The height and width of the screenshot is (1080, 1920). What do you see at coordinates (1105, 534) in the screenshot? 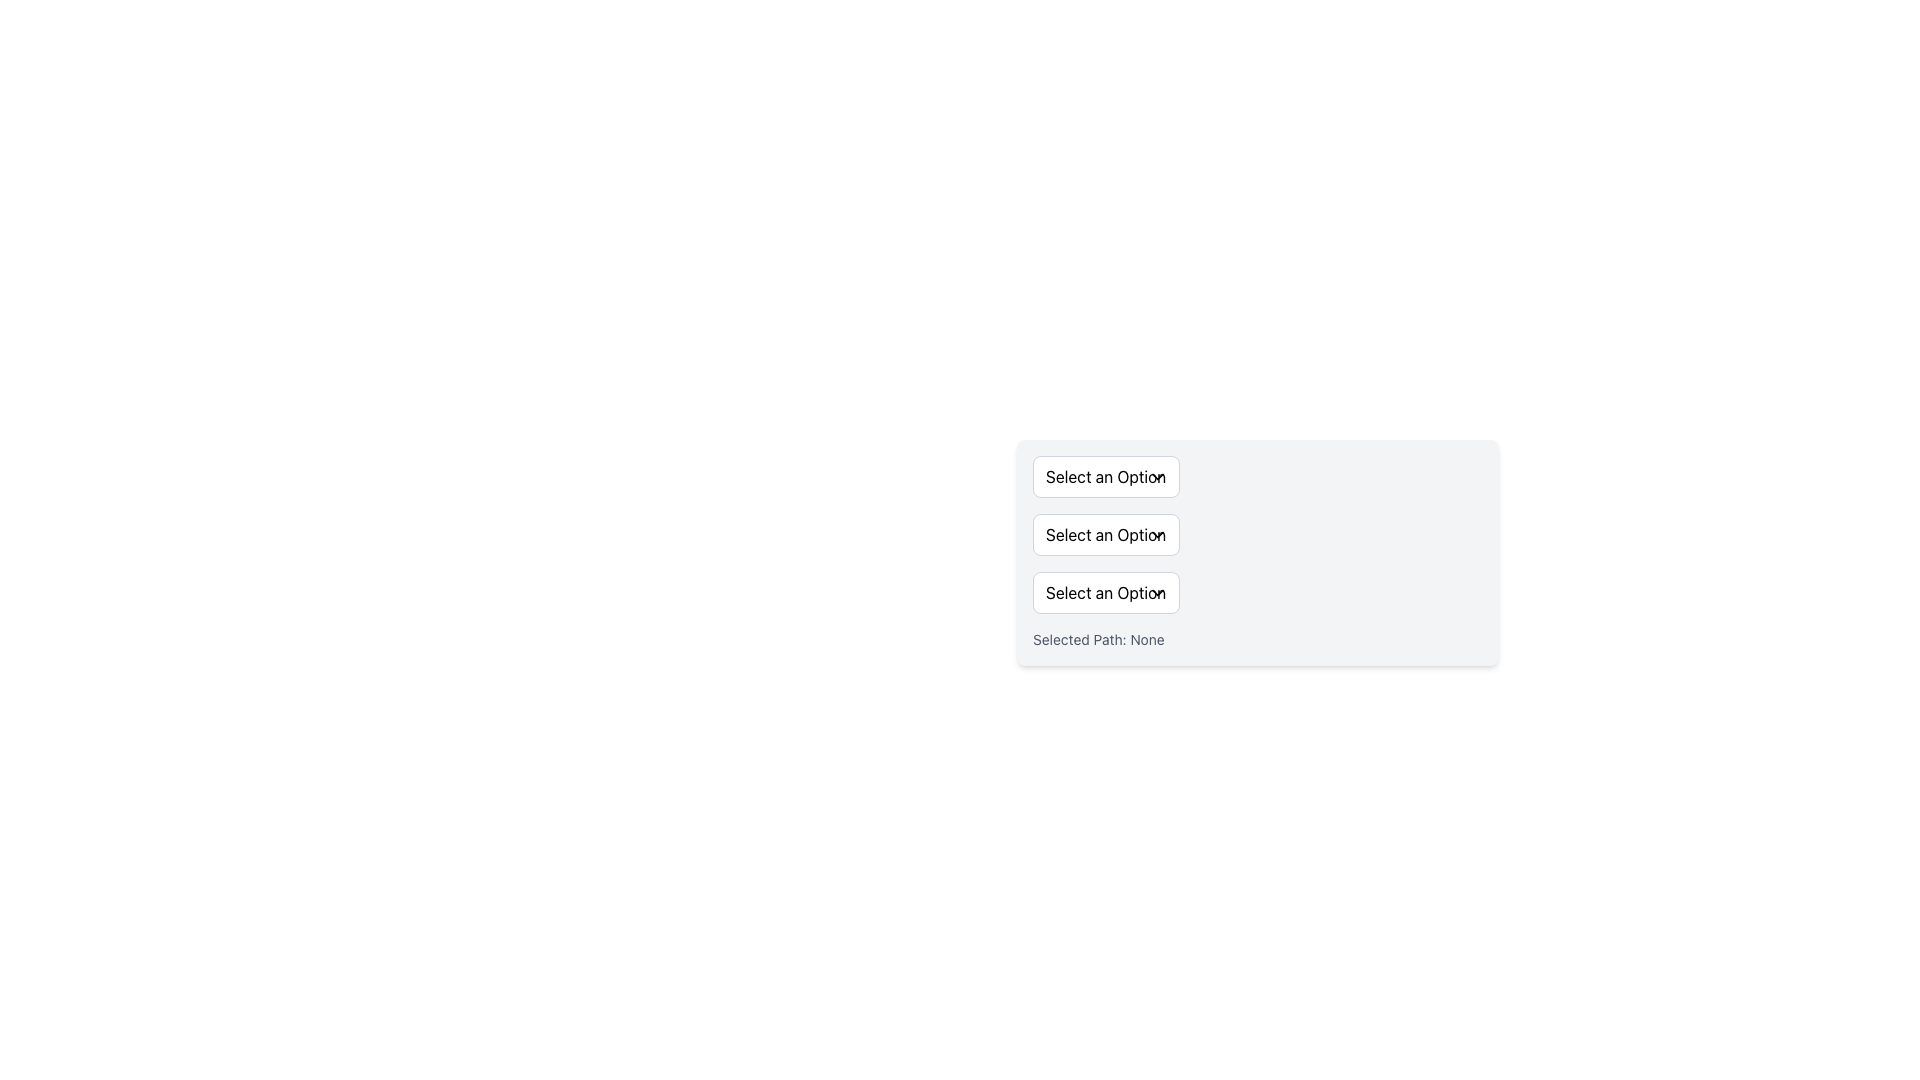
I see `the button labeled 'Select an Option' with a right-aligned chevron-down icon` at bounding box center [1105, 534].